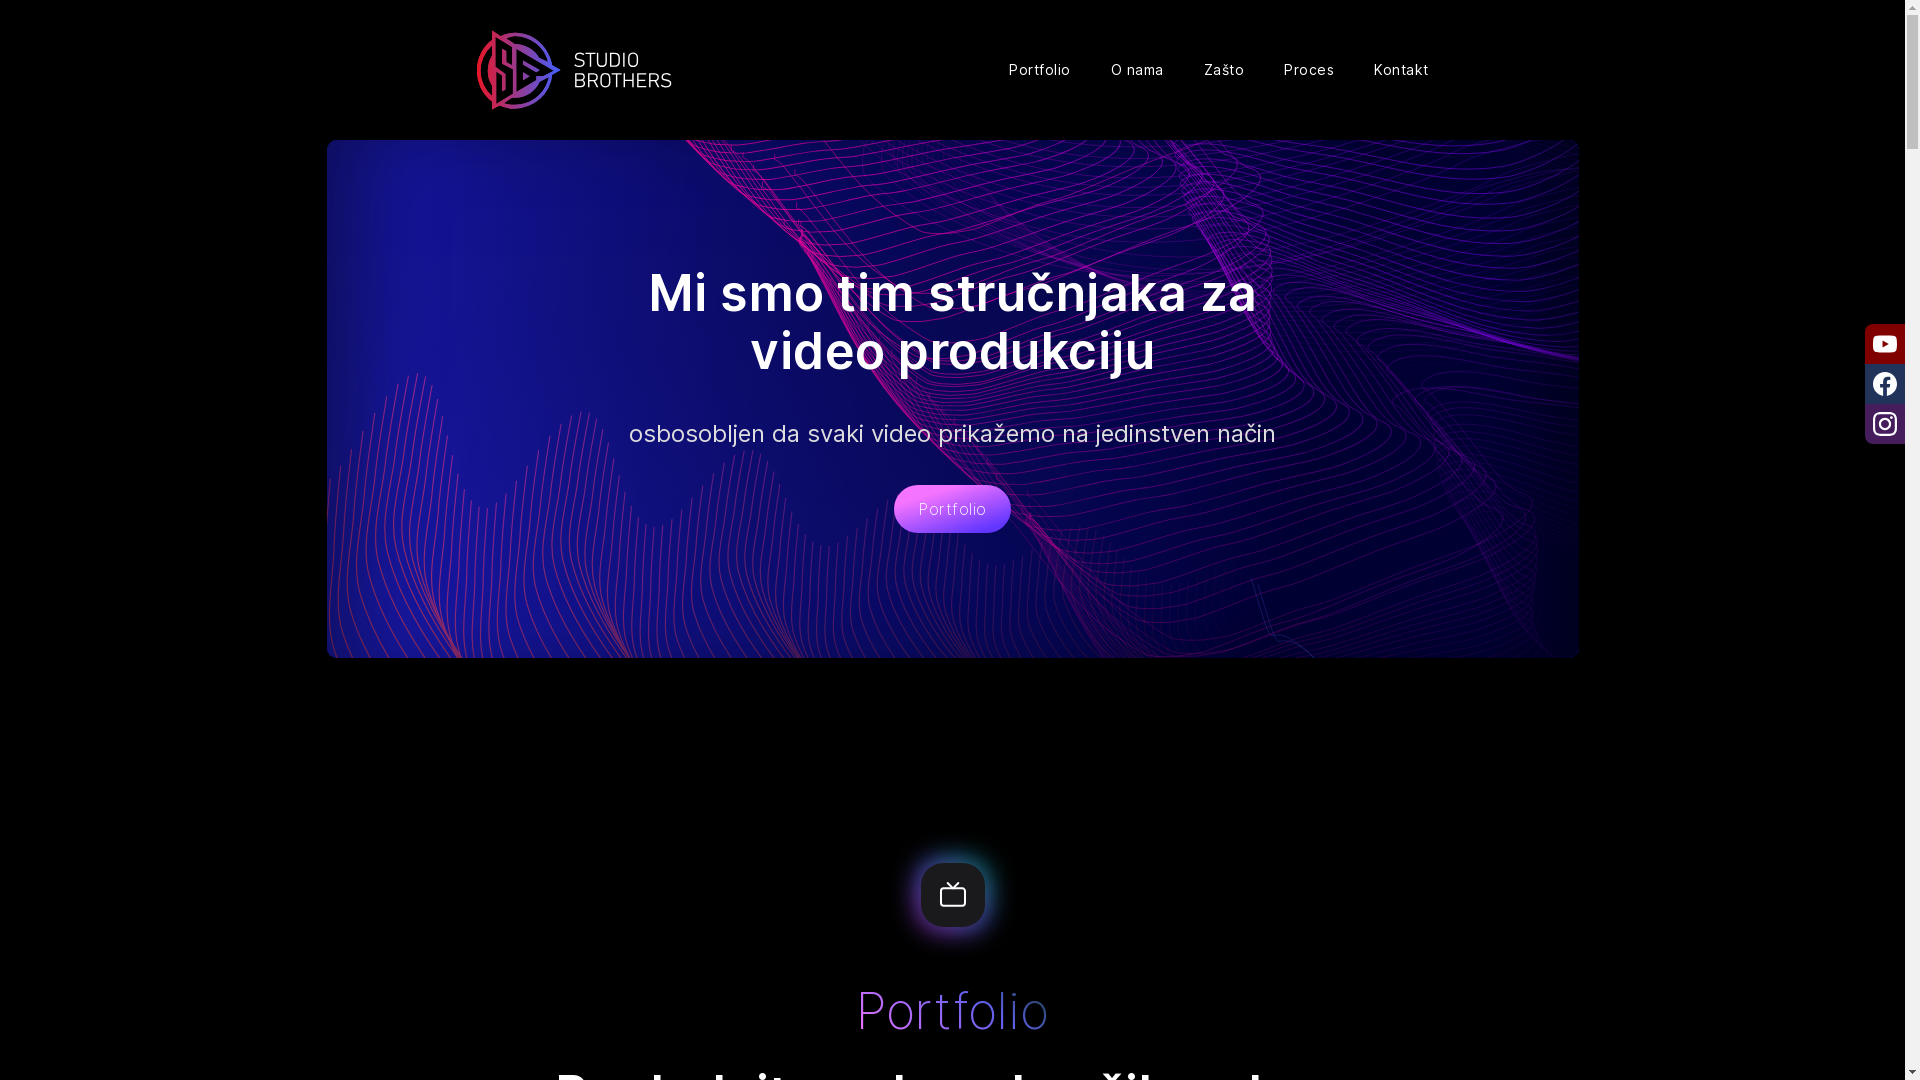  Describe the element at coordinates (573, 68) in the screenshot. I see `'Naslovna'` at that location.